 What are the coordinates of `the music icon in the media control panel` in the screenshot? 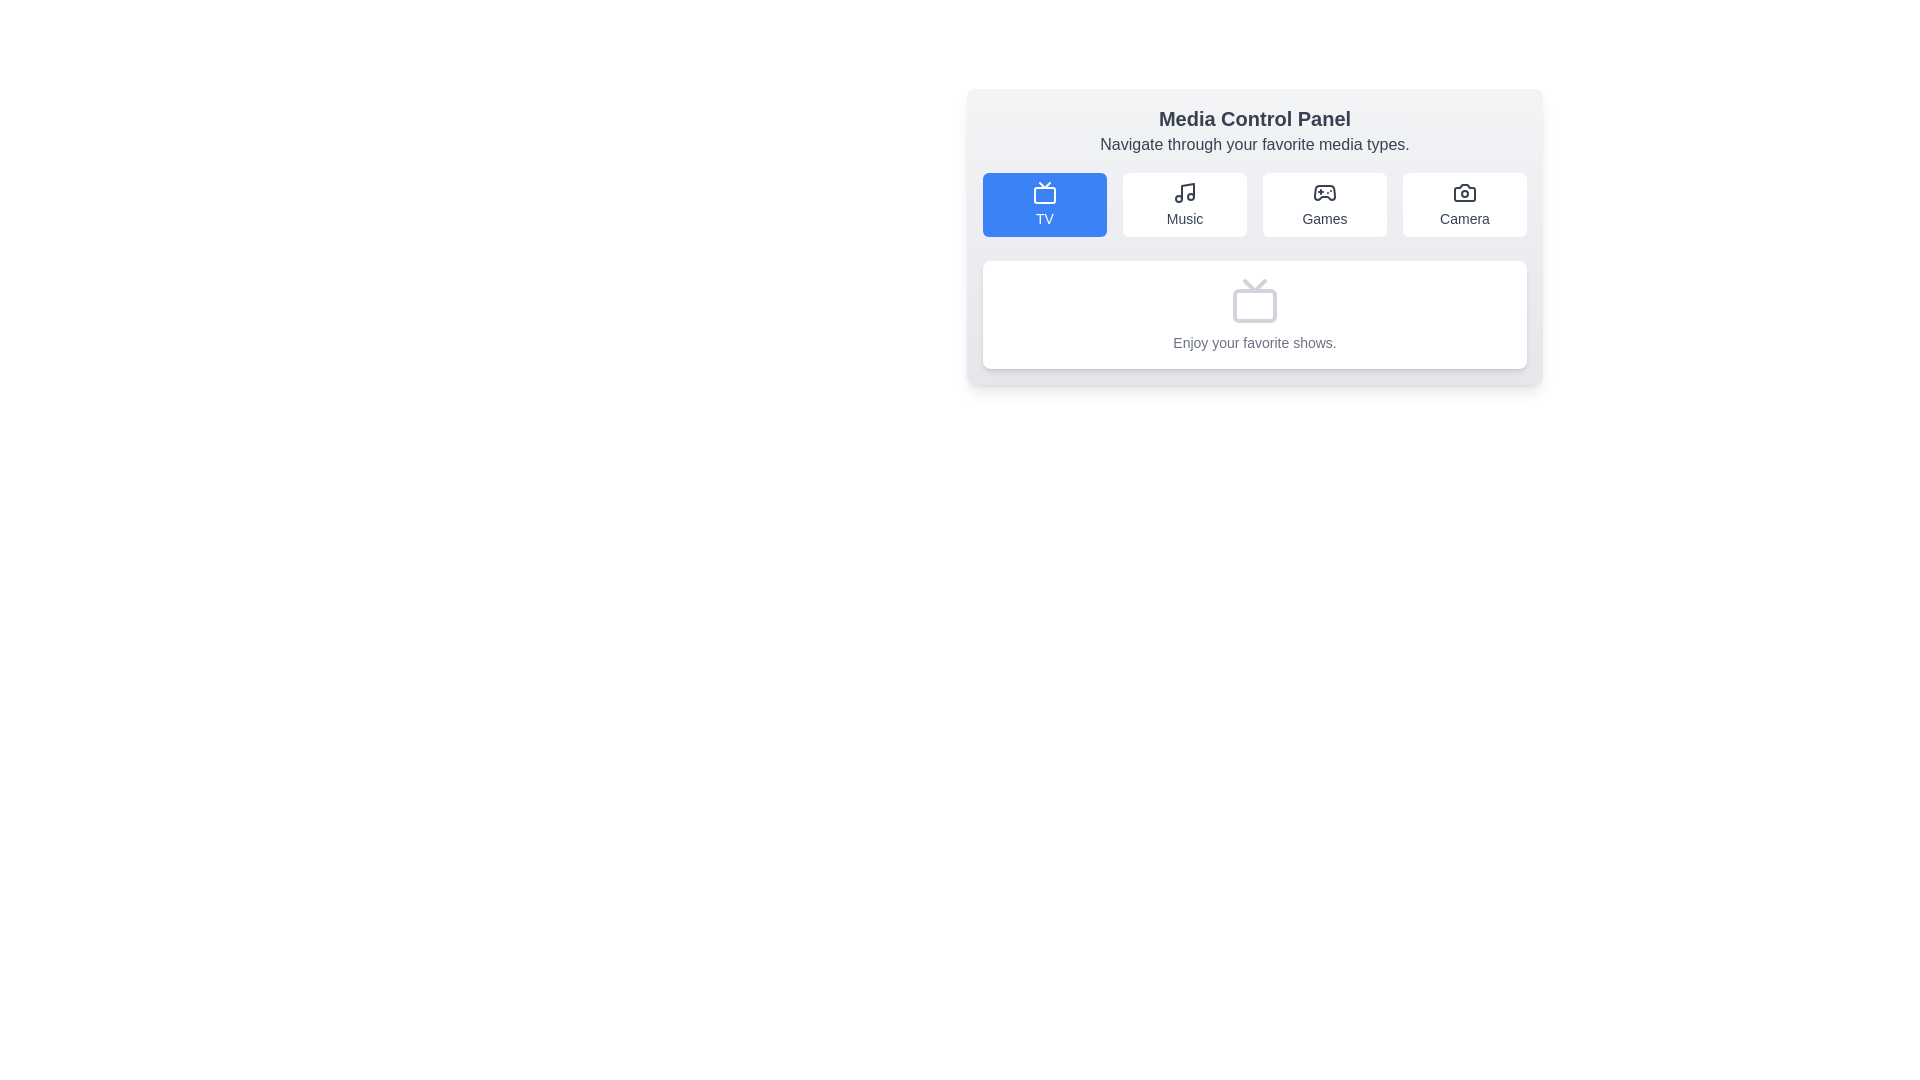 It's located at (1185, 192).